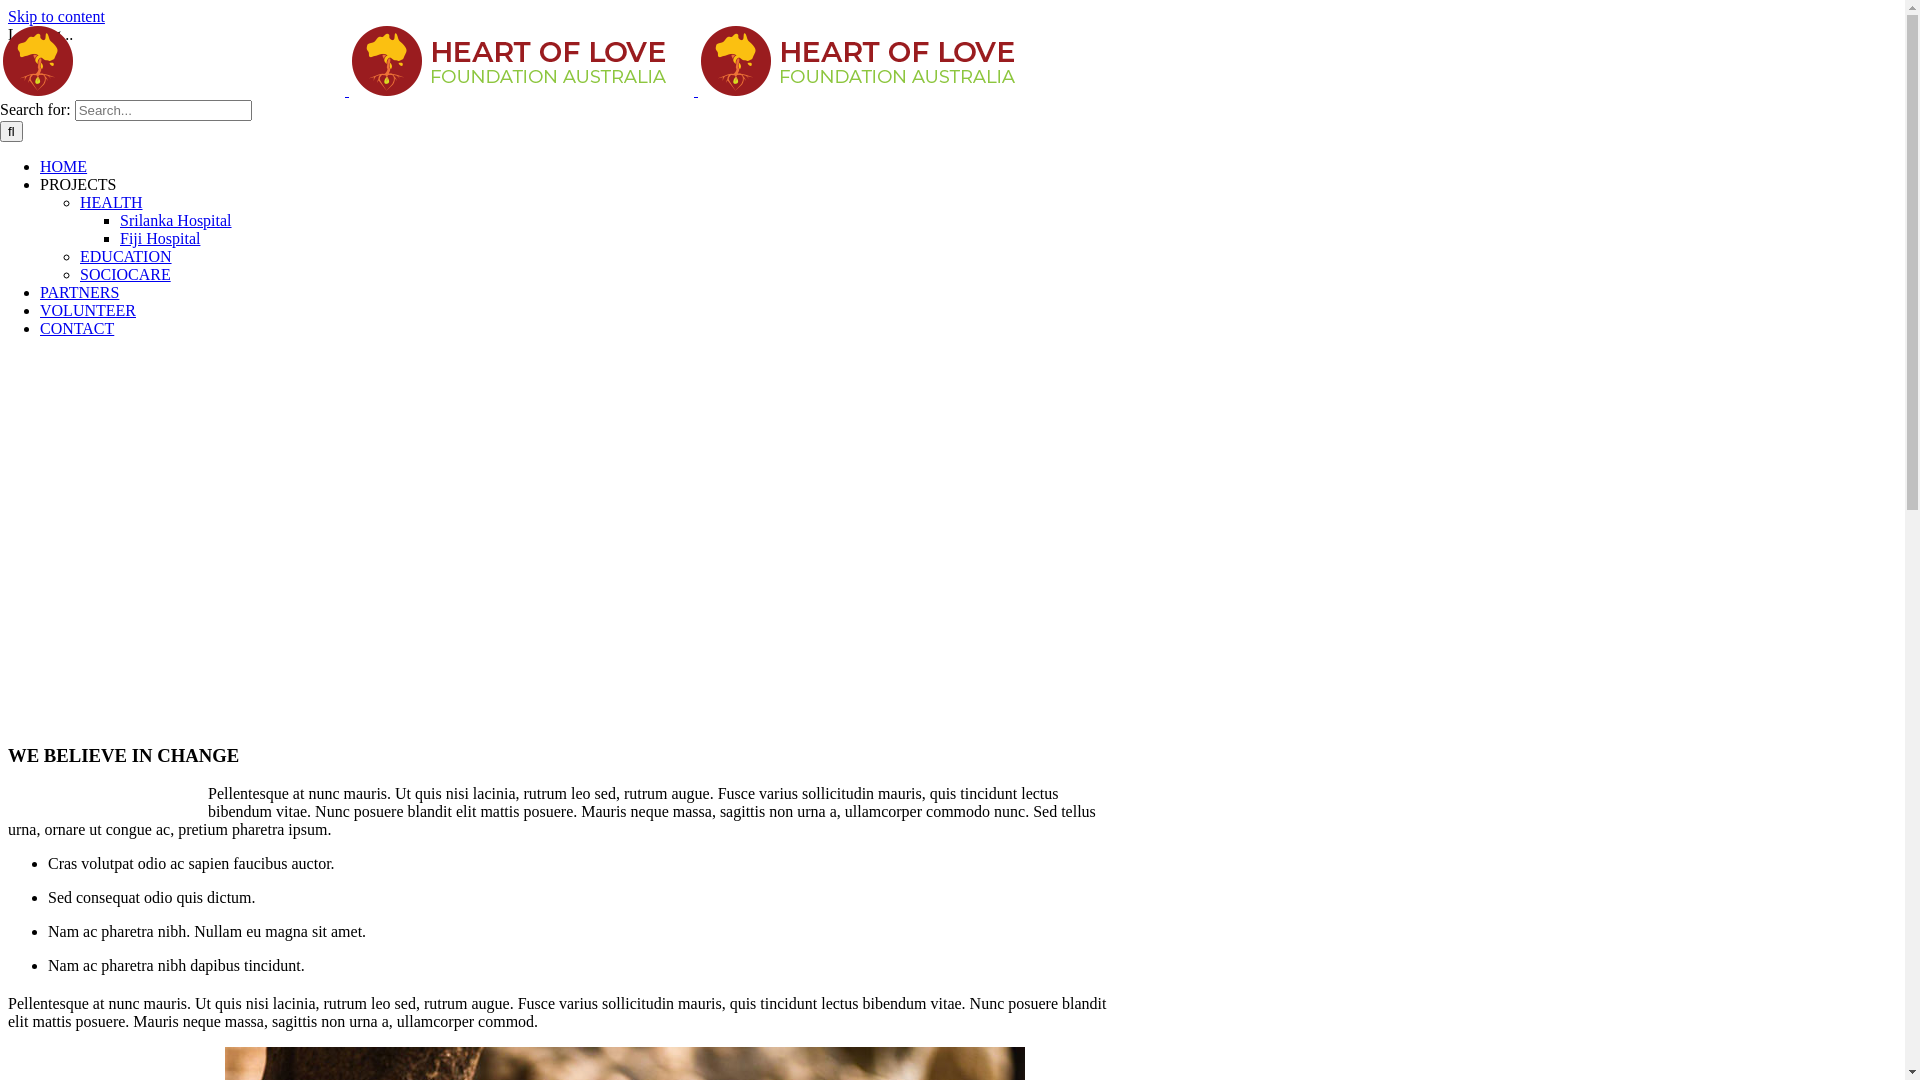 The image size is (1920, 1080). I want to click on 'HEALTH', so click(110, 202).